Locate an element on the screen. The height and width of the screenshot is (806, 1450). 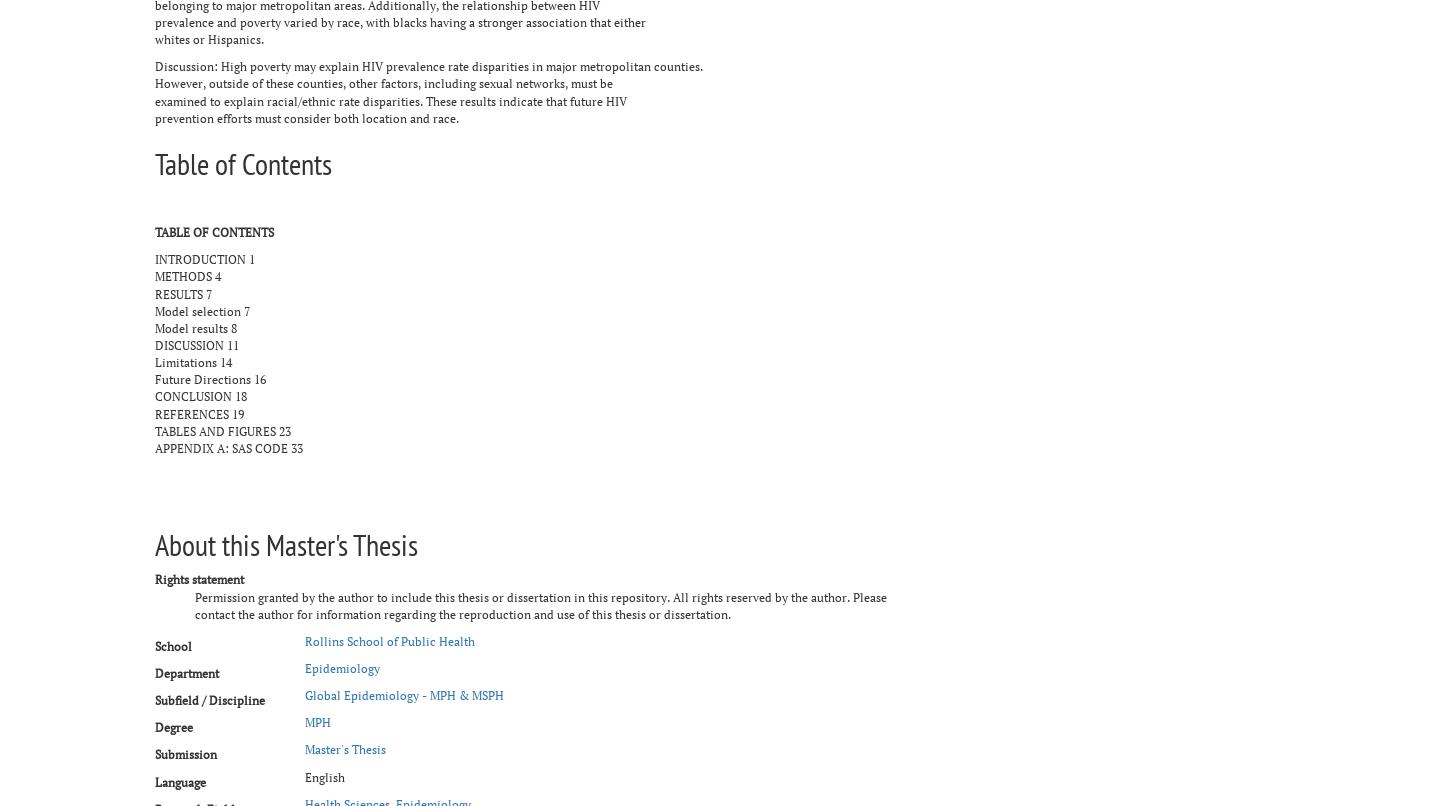
'Master's Thesis' is located at coordinates (345, 748).